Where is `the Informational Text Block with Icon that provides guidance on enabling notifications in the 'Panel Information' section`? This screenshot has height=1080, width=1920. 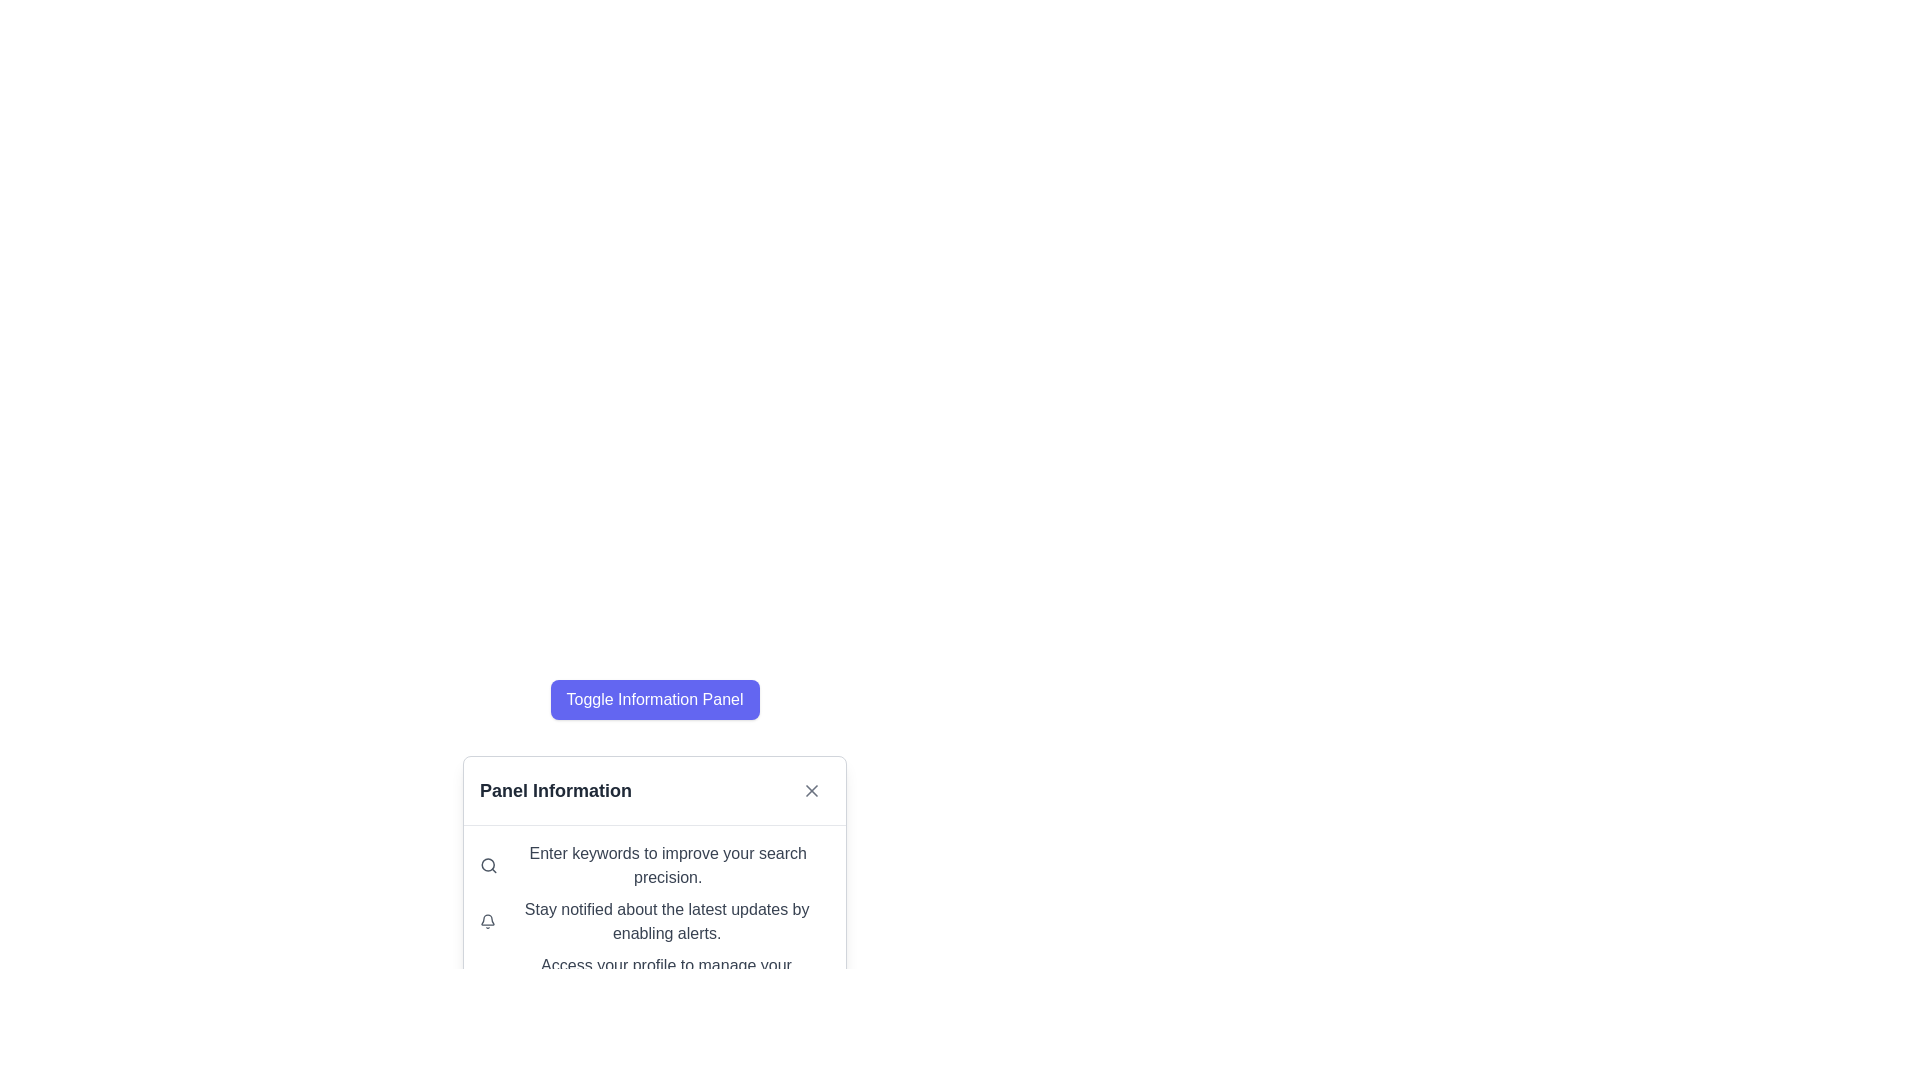 the Informational Text Block with Icon that provides guidance on enabling notifications in the 'Panel Information' section is located at coordinates (654, 921).